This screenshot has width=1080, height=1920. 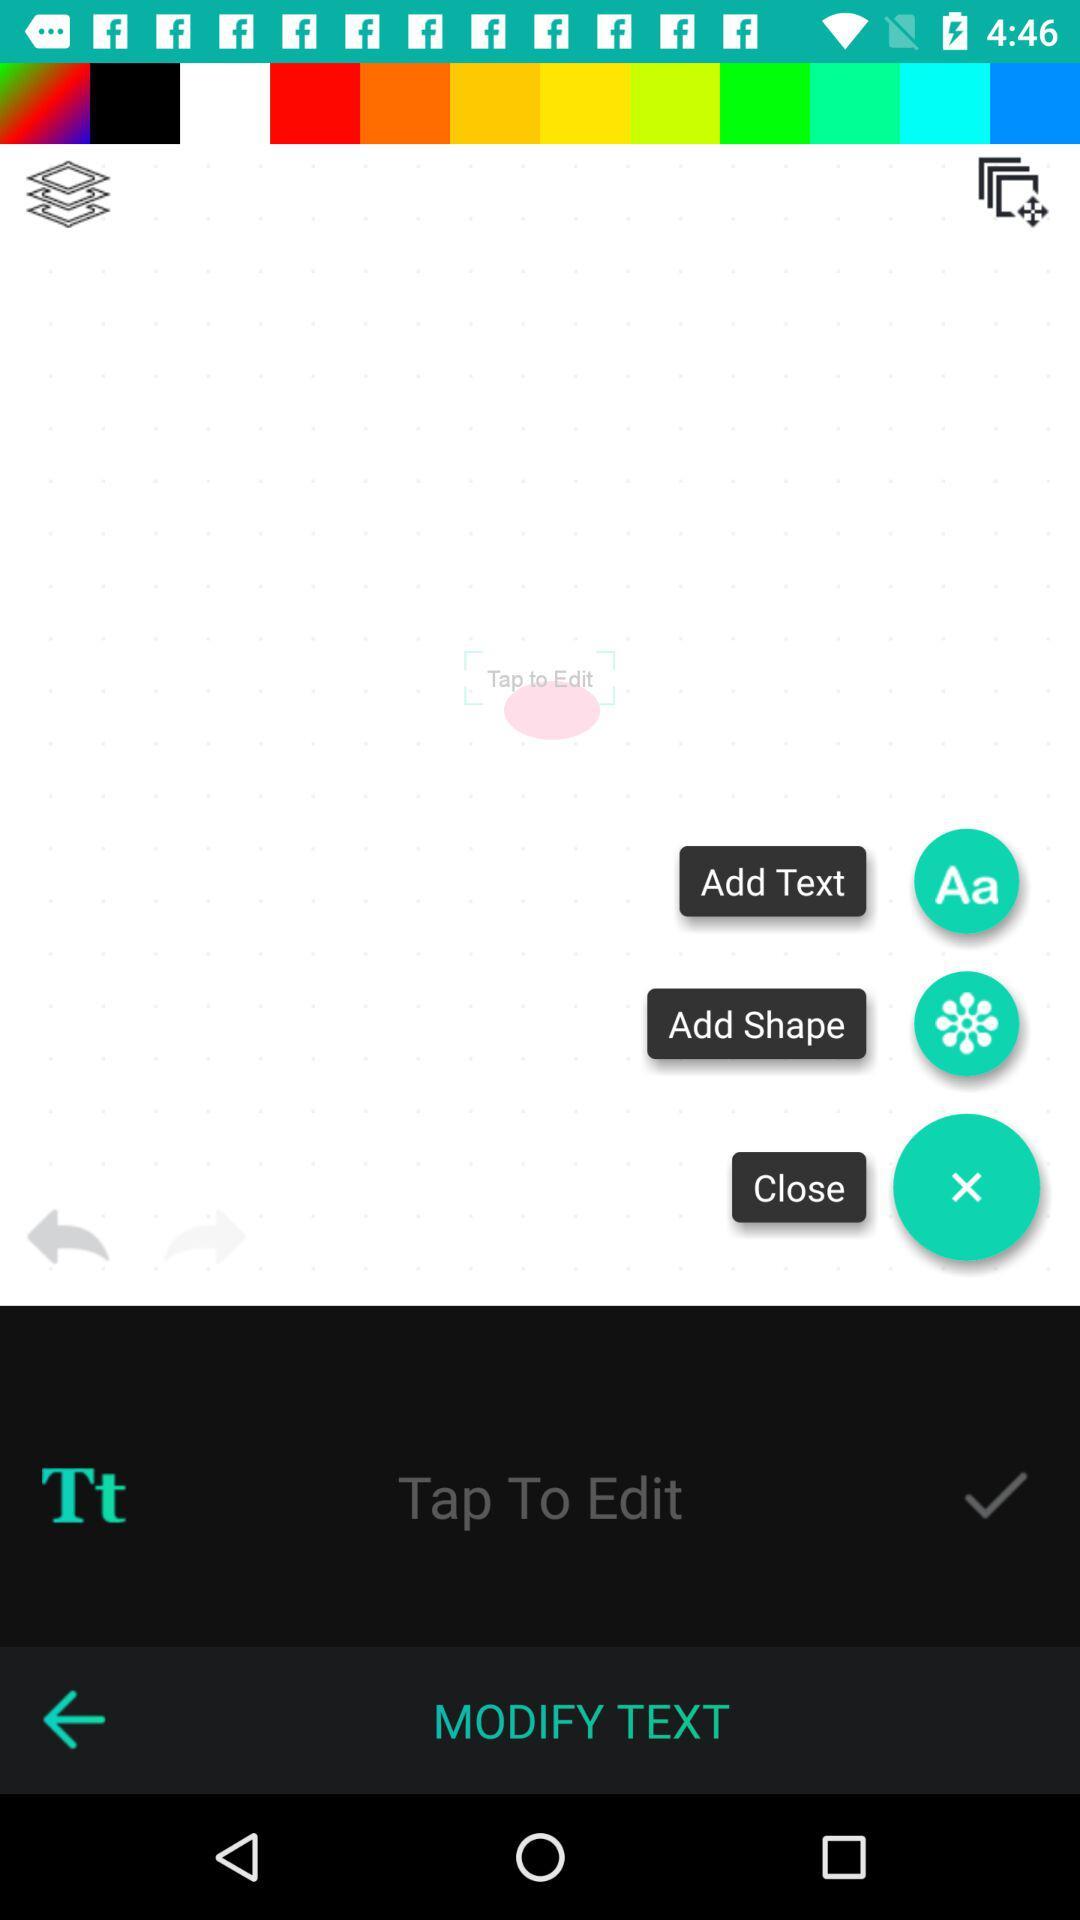 I want to click on editor, so click(x=965, y=1187).